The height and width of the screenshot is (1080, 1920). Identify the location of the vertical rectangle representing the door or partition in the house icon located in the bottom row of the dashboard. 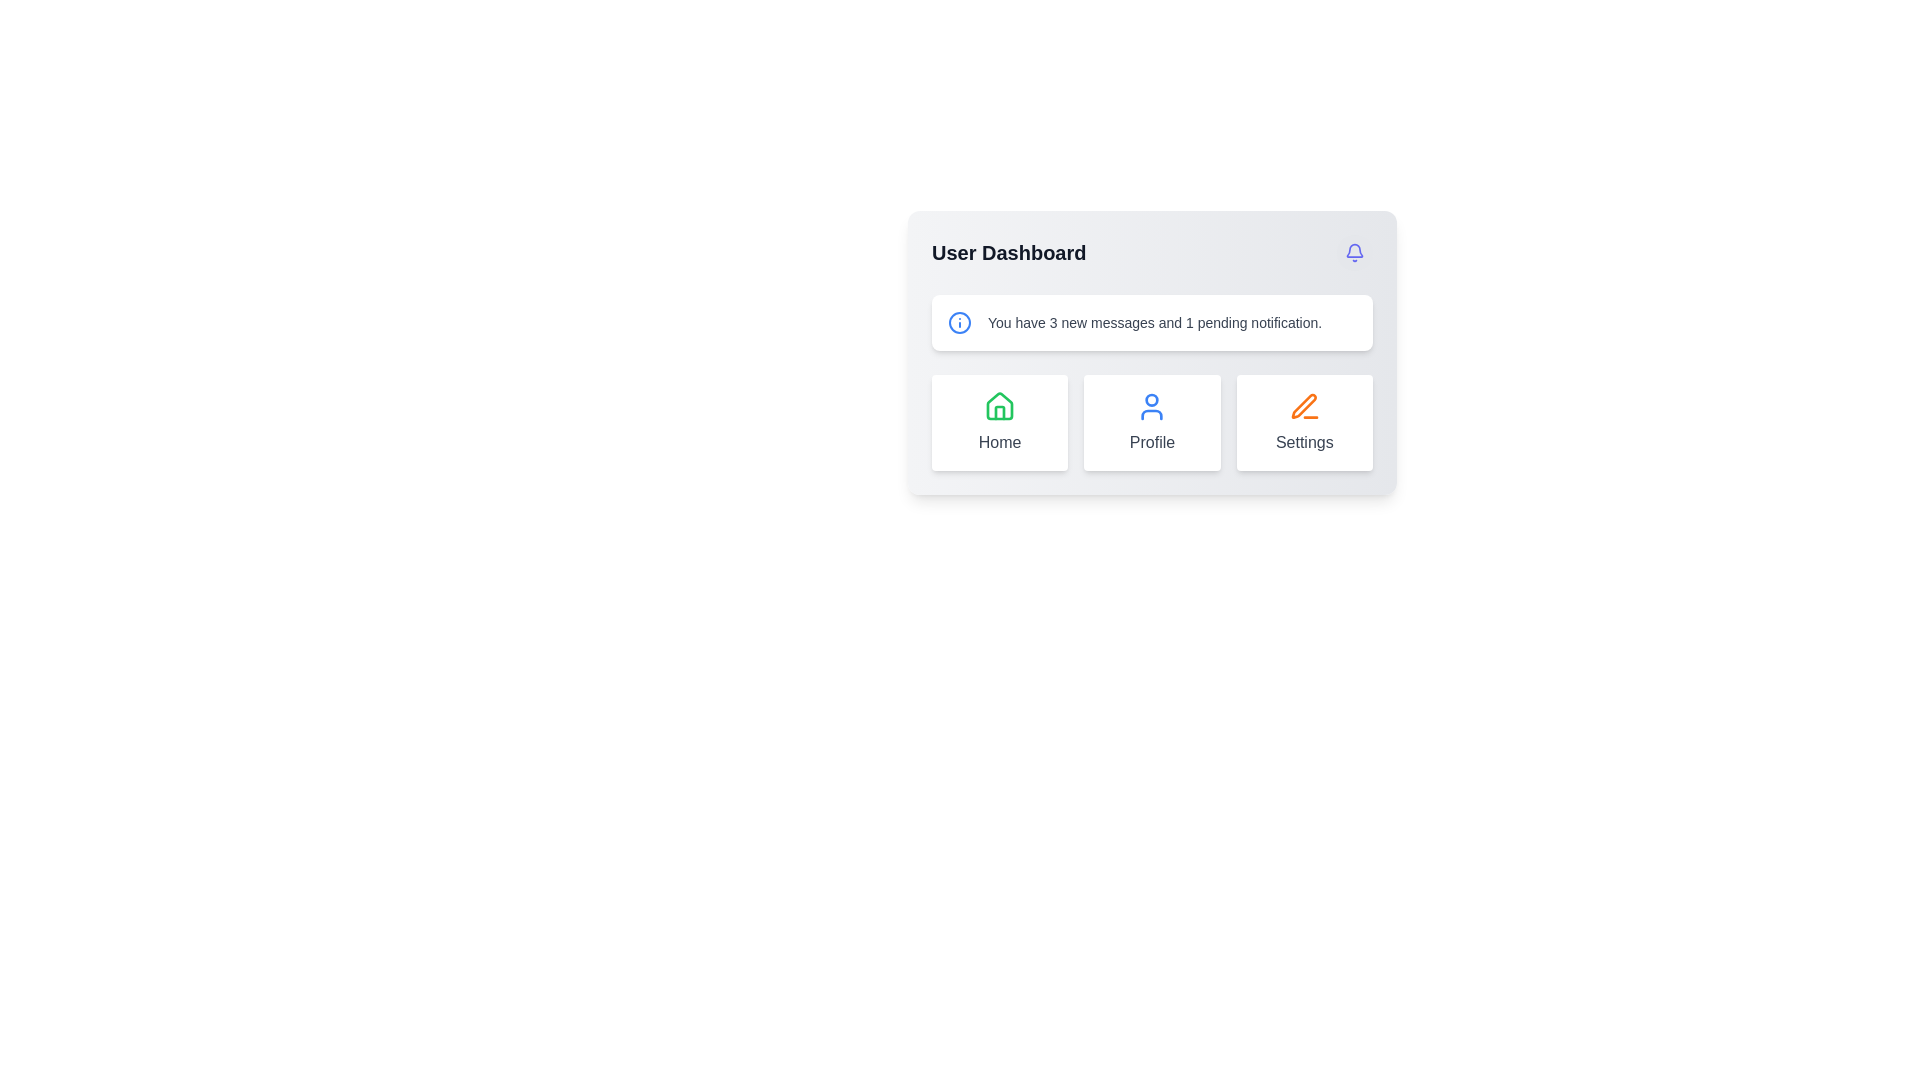
(1000, 411).